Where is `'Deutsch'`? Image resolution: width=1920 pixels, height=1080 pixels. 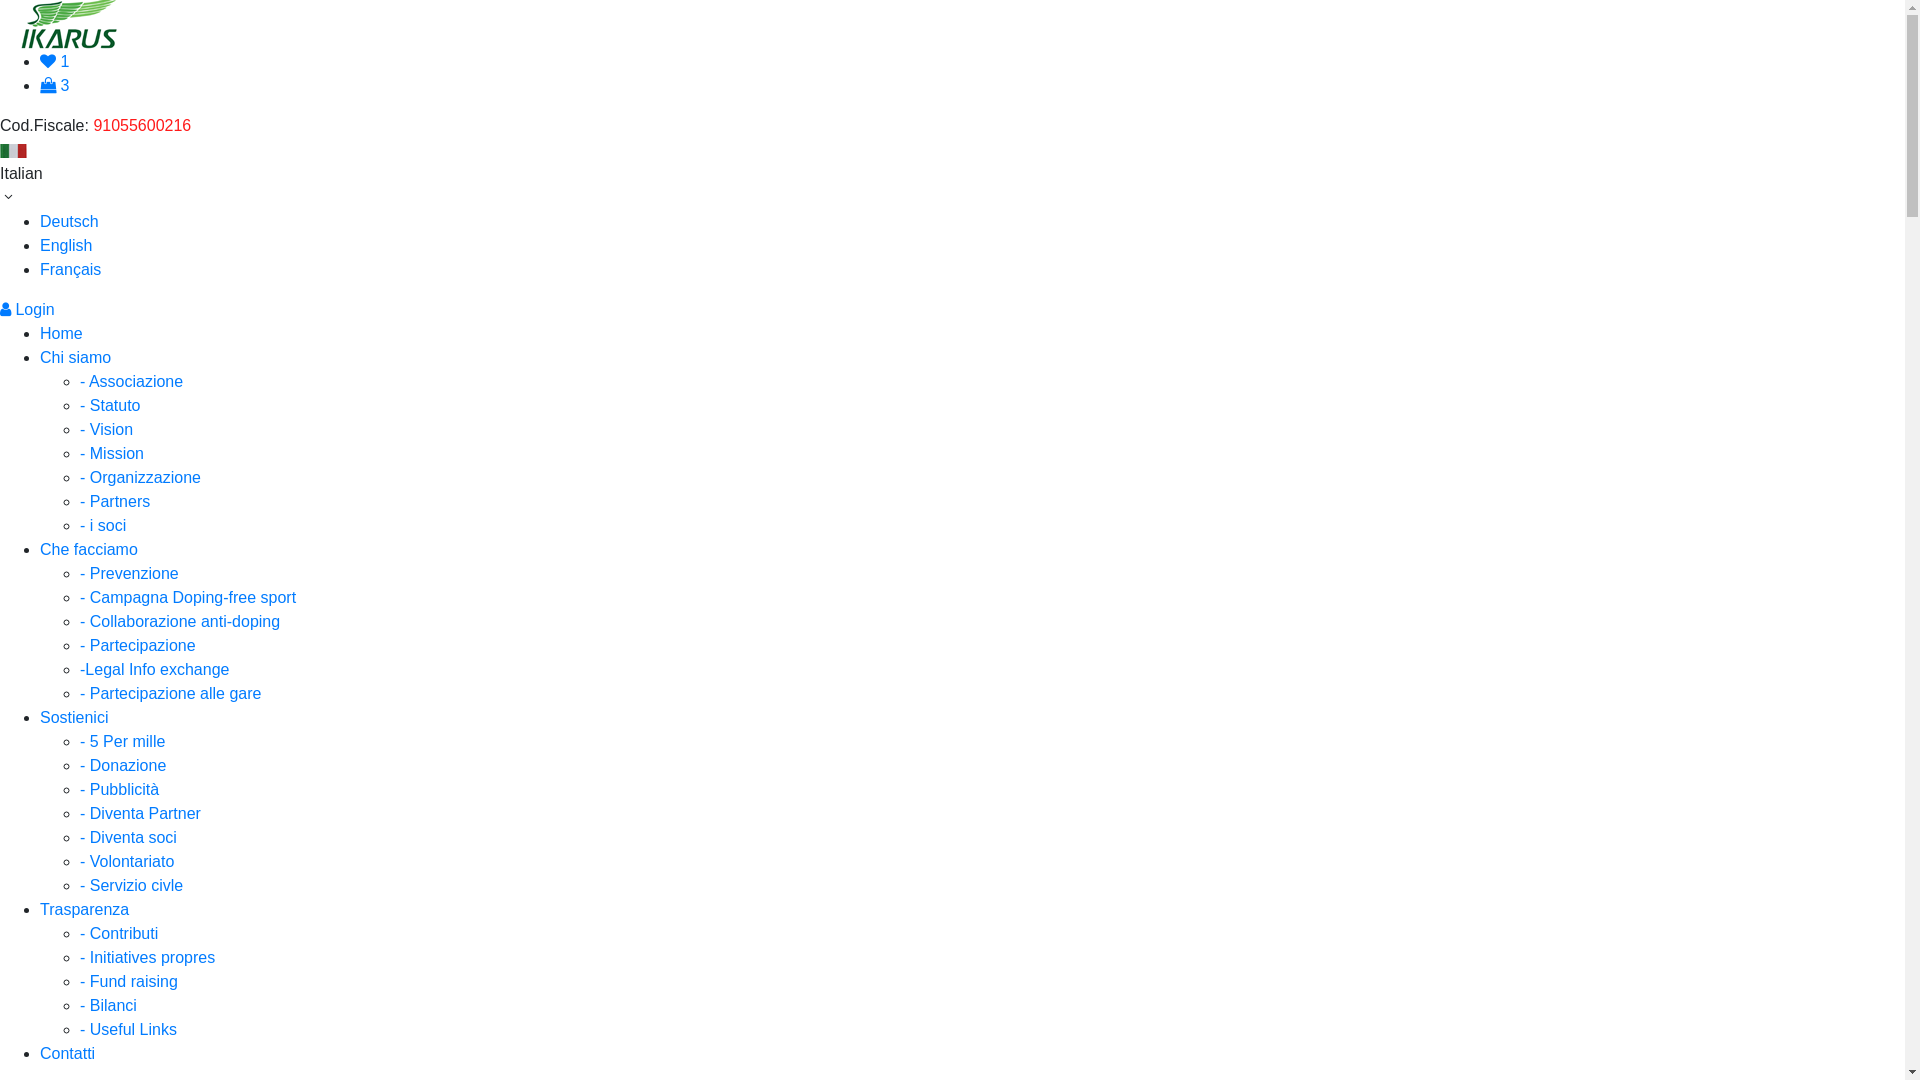 'Deutsch' is located at coordinates (69, 221).